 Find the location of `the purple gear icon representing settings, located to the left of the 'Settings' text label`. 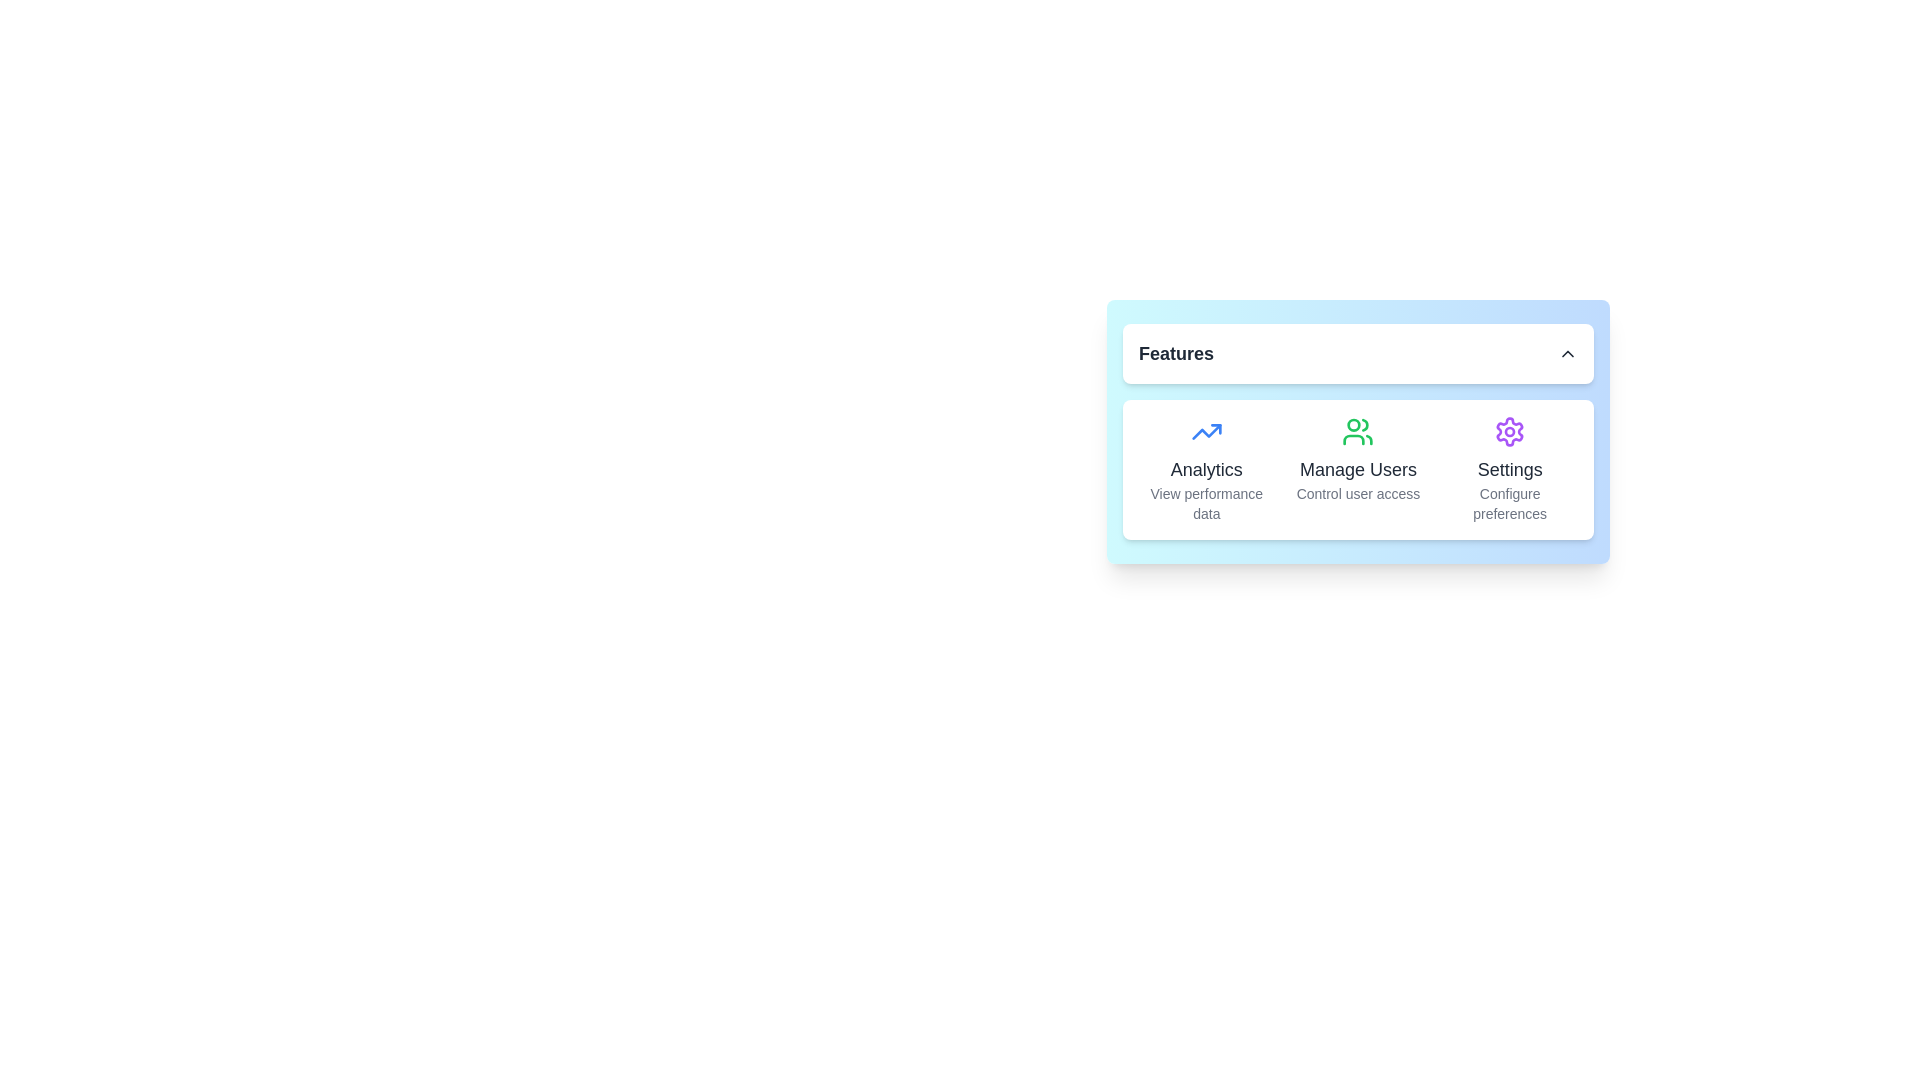

the purple gear icon representing settings, located to the left of the 'Settings' text label is located at coordinates (1510, 431).